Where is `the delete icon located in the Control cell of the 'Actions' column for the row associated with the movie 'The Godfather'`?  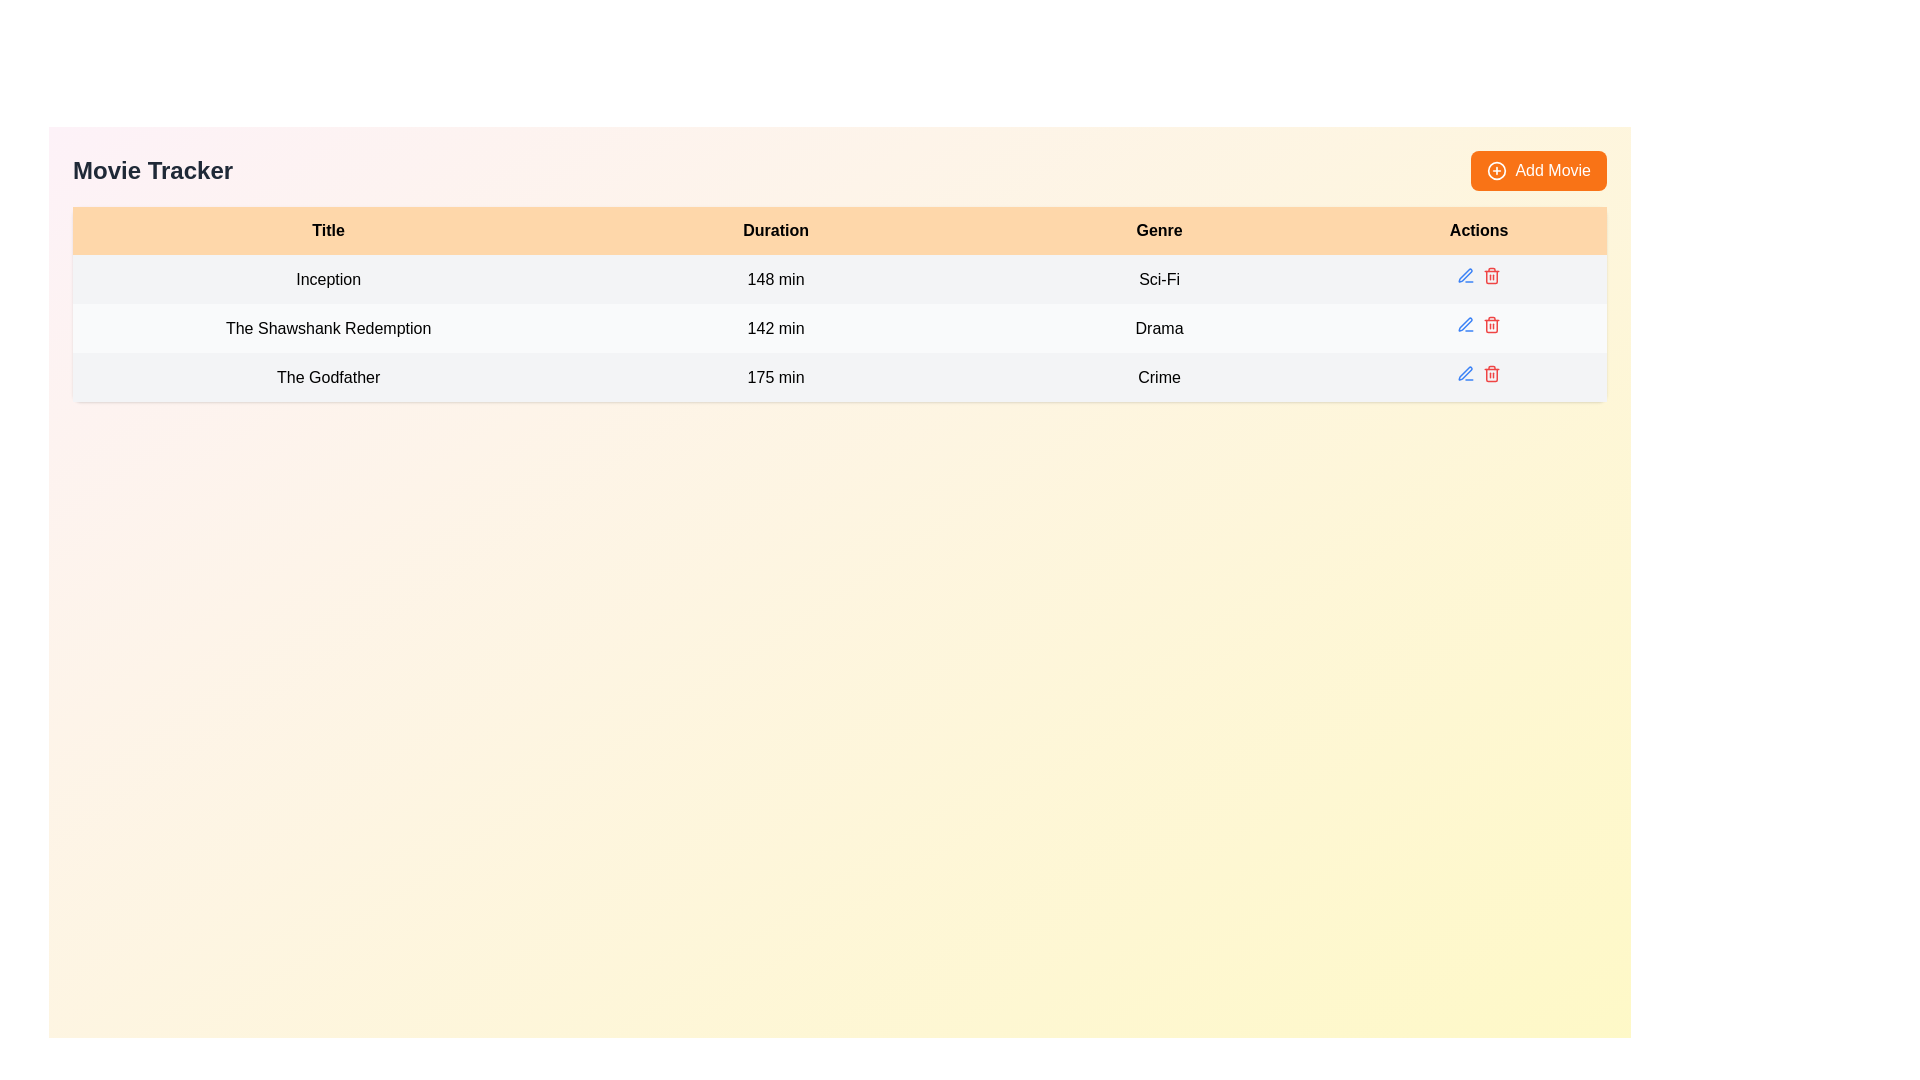 the delete icon located in the Control cell of the 'Actions' column for the row associated with the movie 'The Godfather' is located at coordinates (1478, 377).